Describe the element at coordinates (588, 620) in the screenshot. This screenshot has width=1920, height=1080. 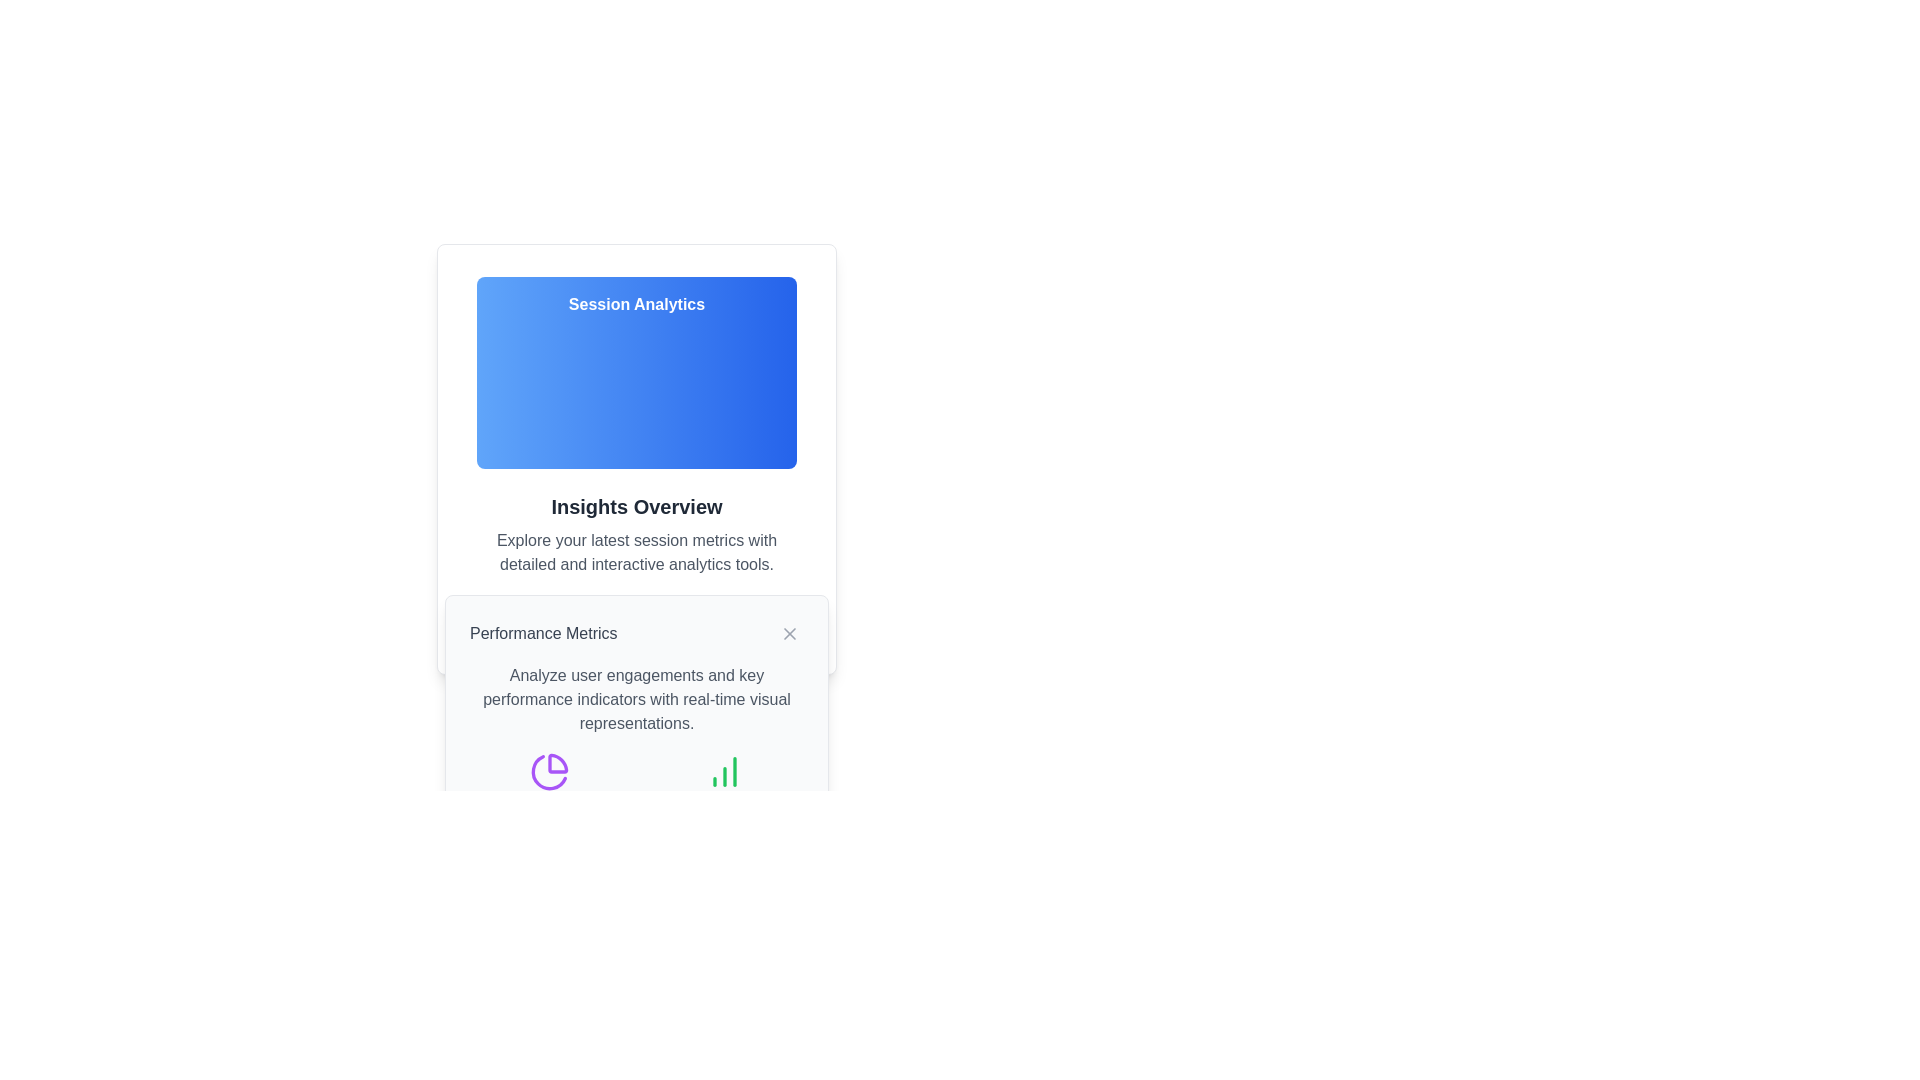
I see `the informational icon located within the 'Learn More' button at the top left of the button to get additional context` at that location.